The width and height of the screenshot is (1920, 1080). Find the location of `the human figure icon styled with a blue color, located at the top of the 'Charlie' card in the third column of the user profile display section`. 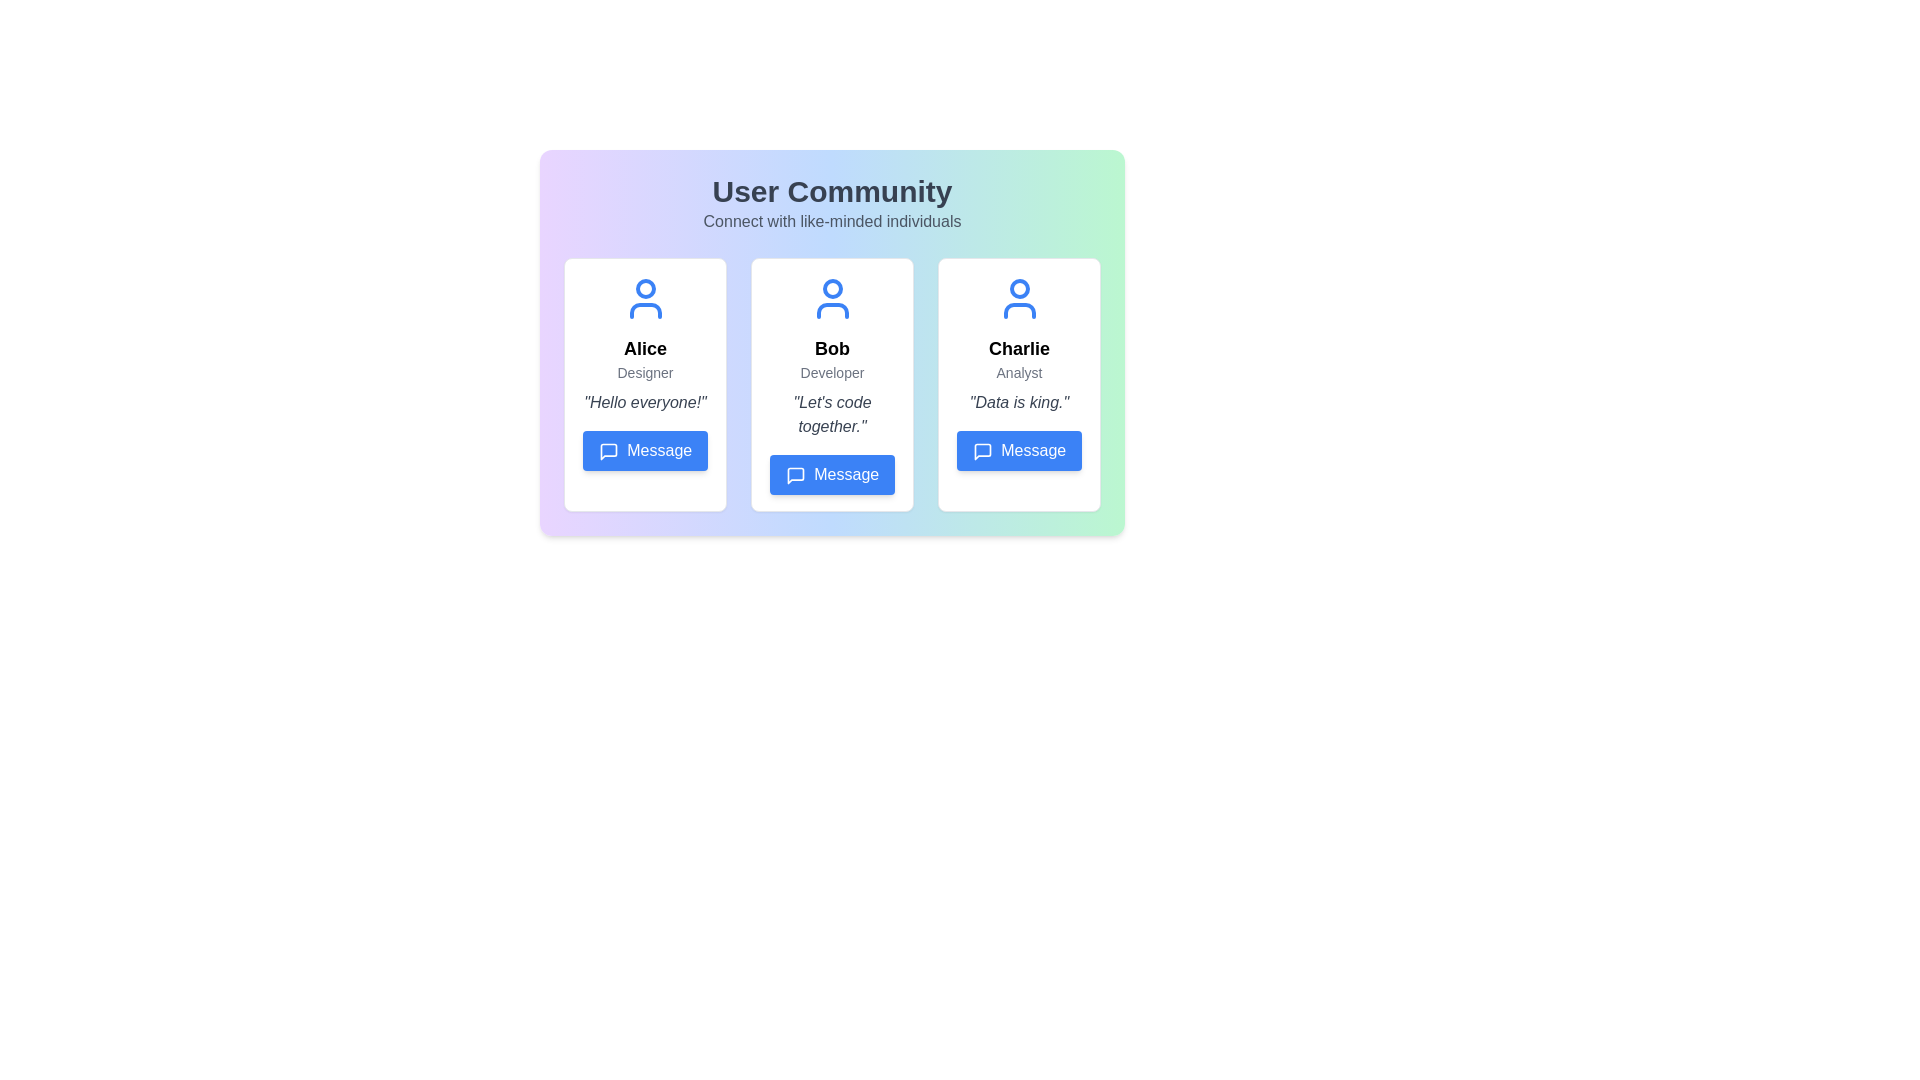

the human figure icon styled with a blue color, located at the top of the 'Charlie' card in the third column of the user profile display section is located at coordinates (1019, 299).